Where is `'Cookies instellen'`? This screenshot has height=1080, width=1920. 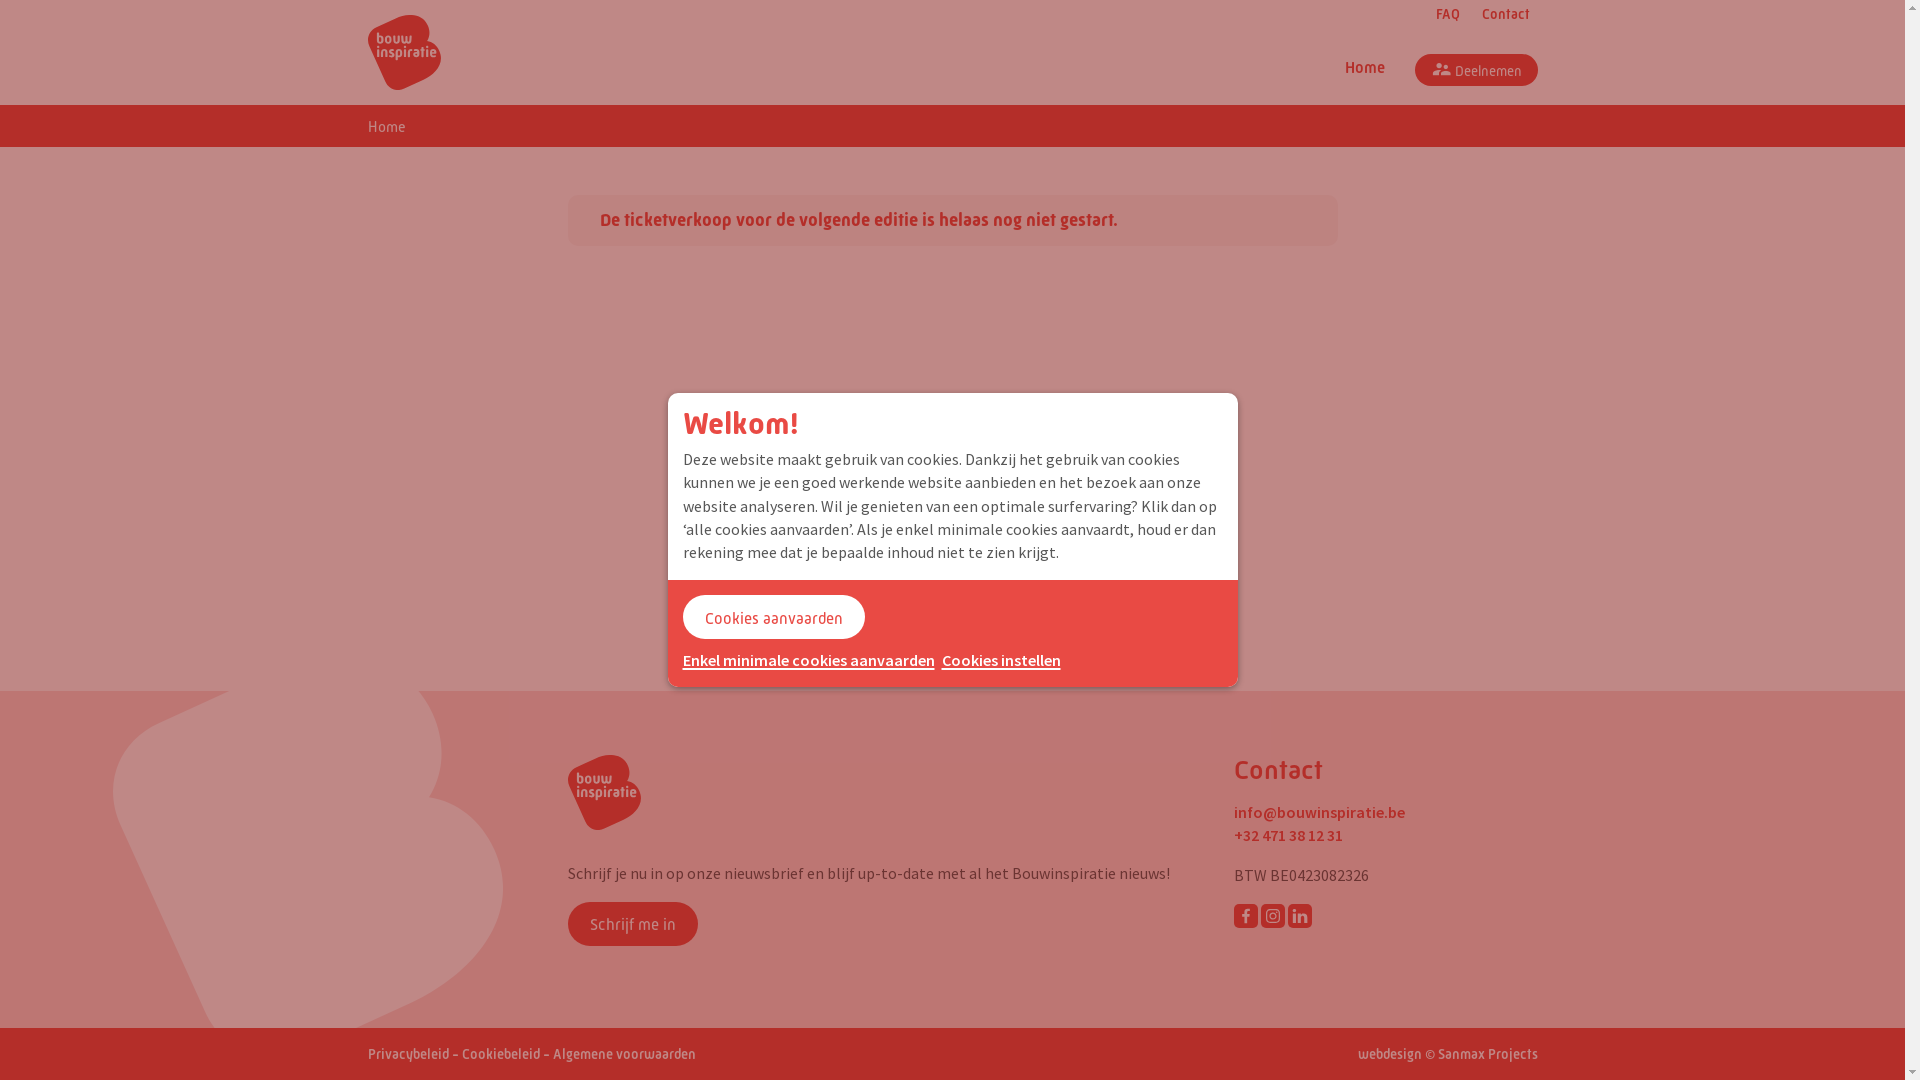
'Cookies instellen' is located at coordinates (1001, 660).